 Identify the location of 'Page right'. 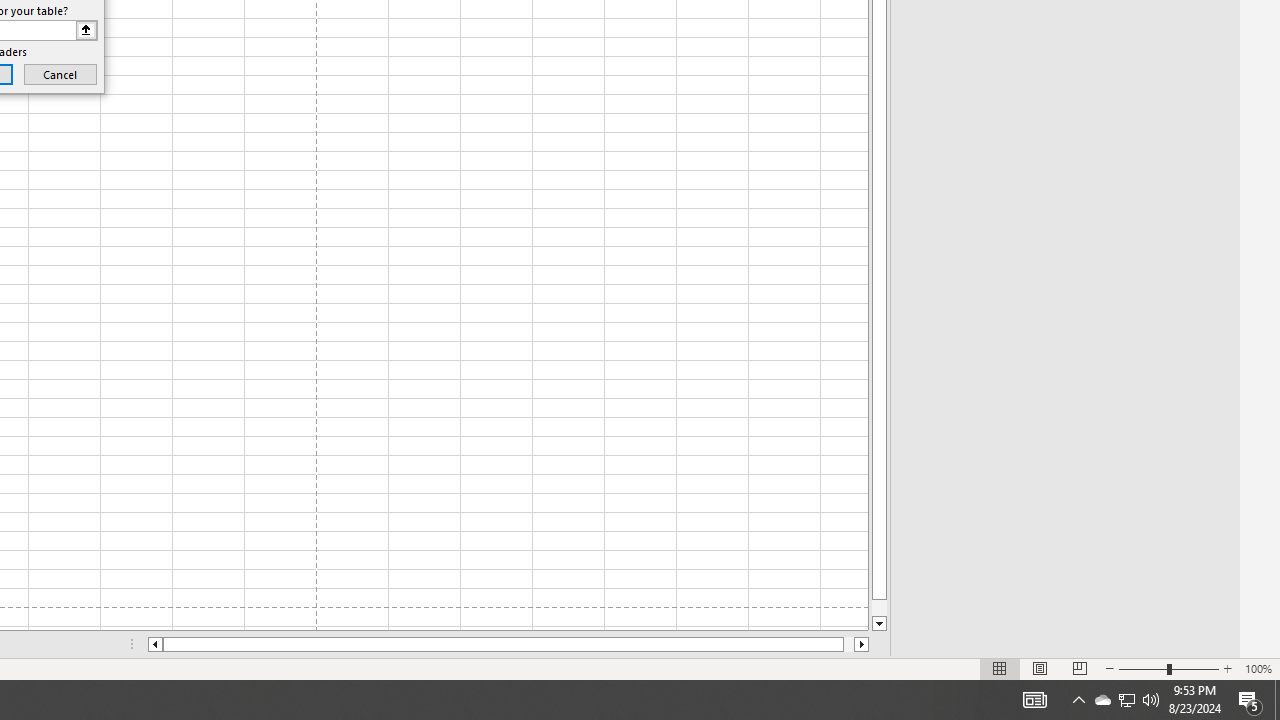
(848, 644).